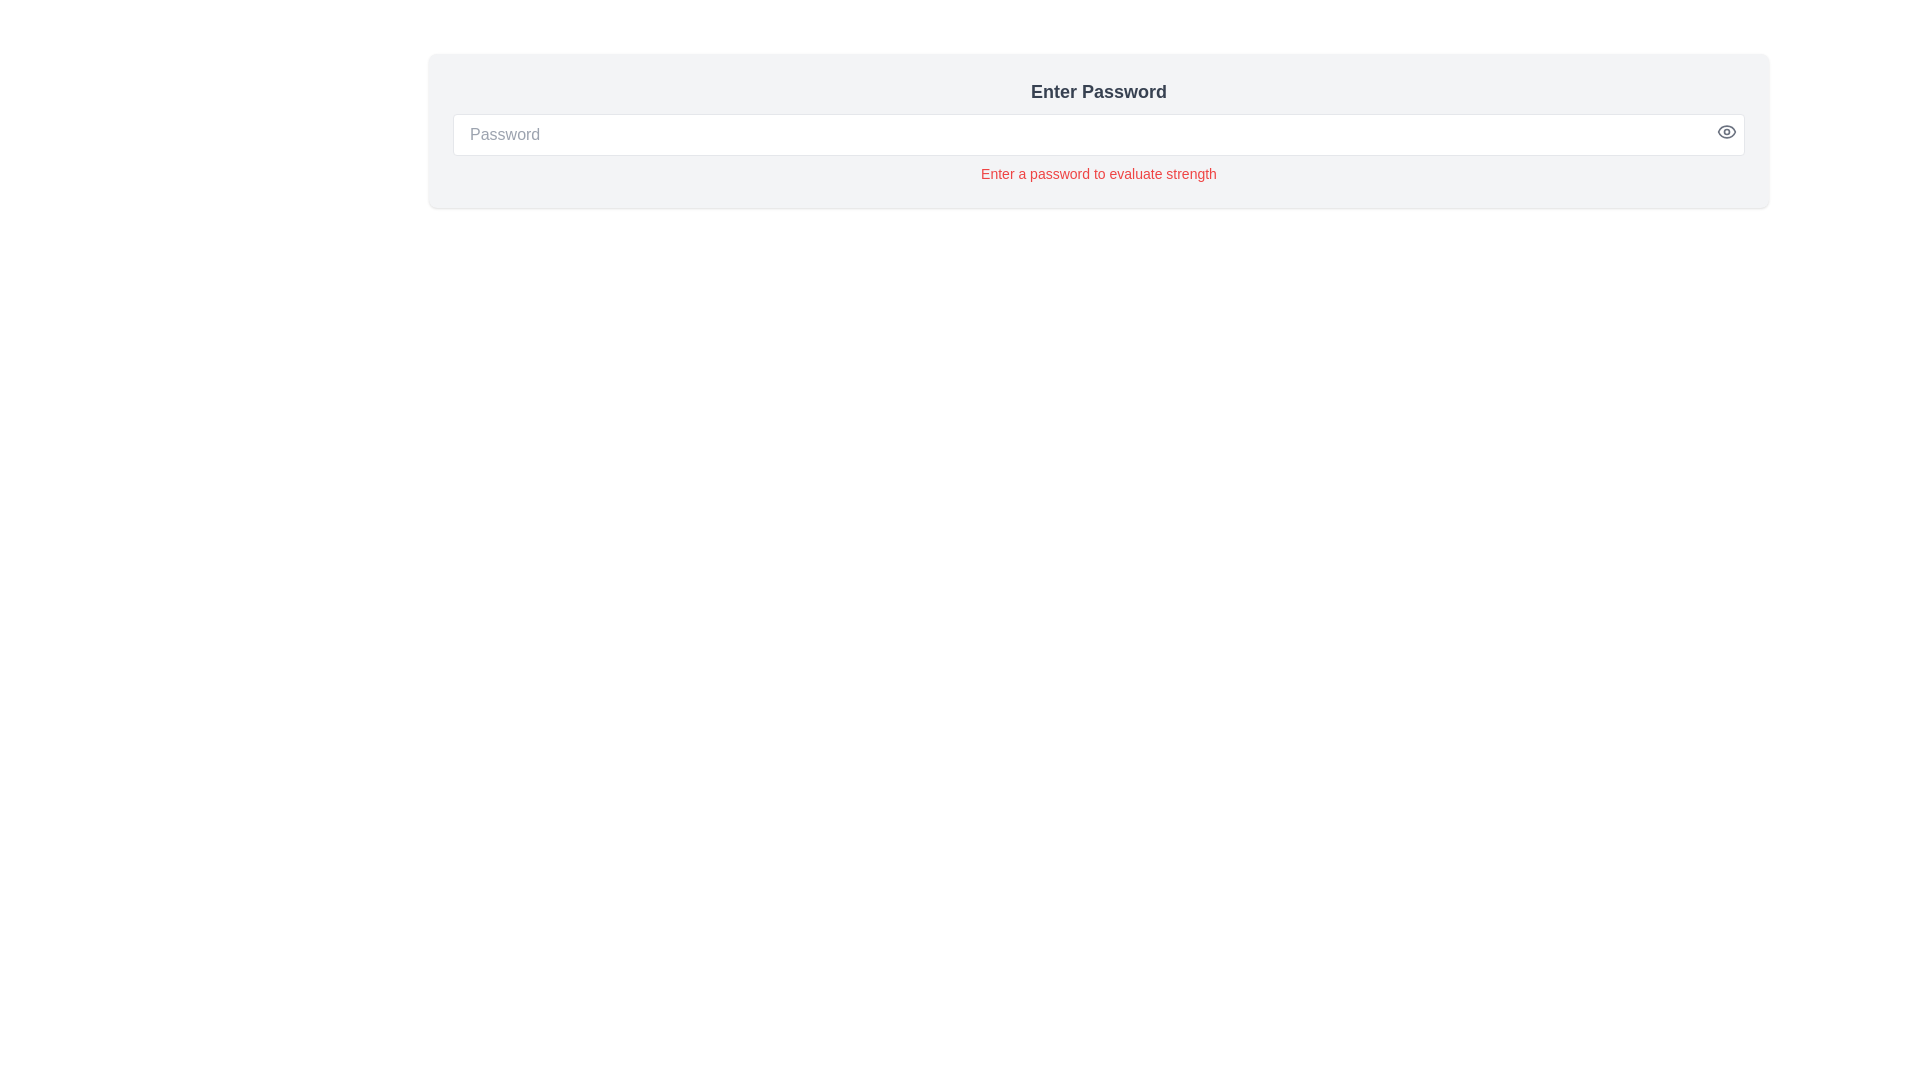  I want to click on the Password Input Field by tabbing to it, which is centrally aligned and allows secure password entry, so click(1098, 135).